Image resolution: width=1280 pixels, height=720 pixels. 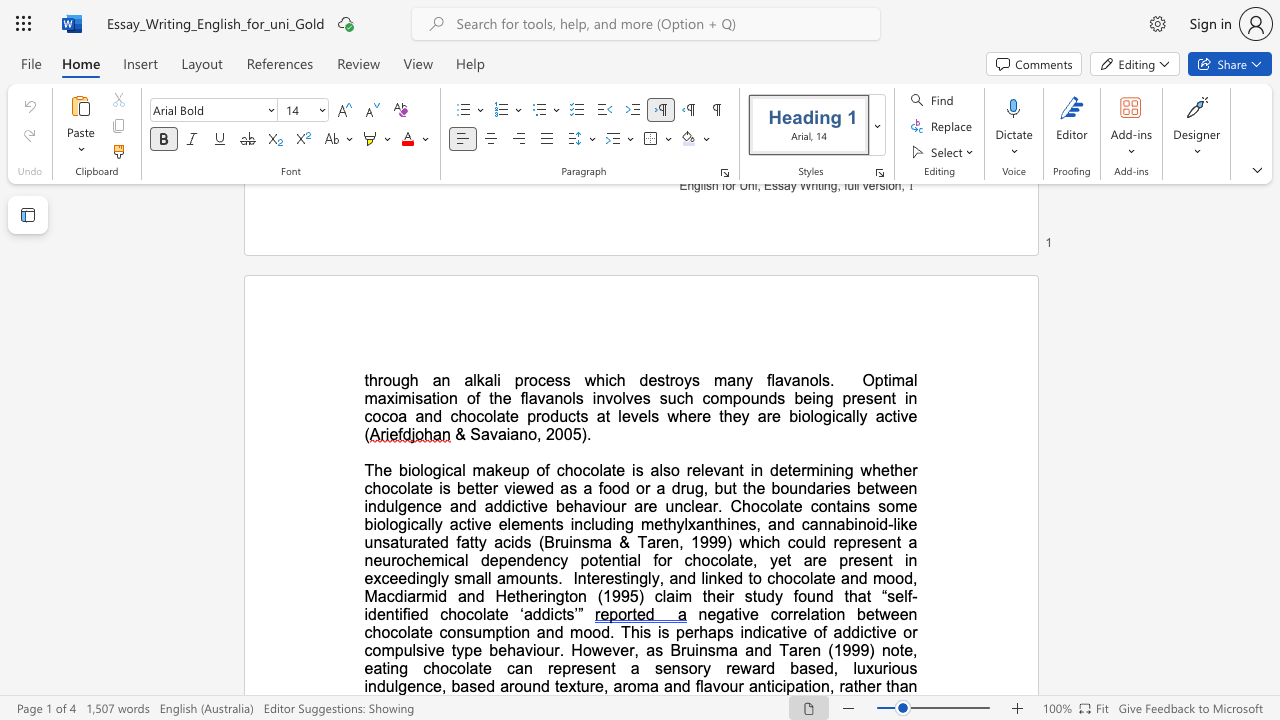 What do you see at coordinates (415, 685) in the screenshot?
I see `the subset text "nce, ba" within the text "a sensory reward based, luxurious indulgence, based around texture,"` at bounding box center [415, 685].